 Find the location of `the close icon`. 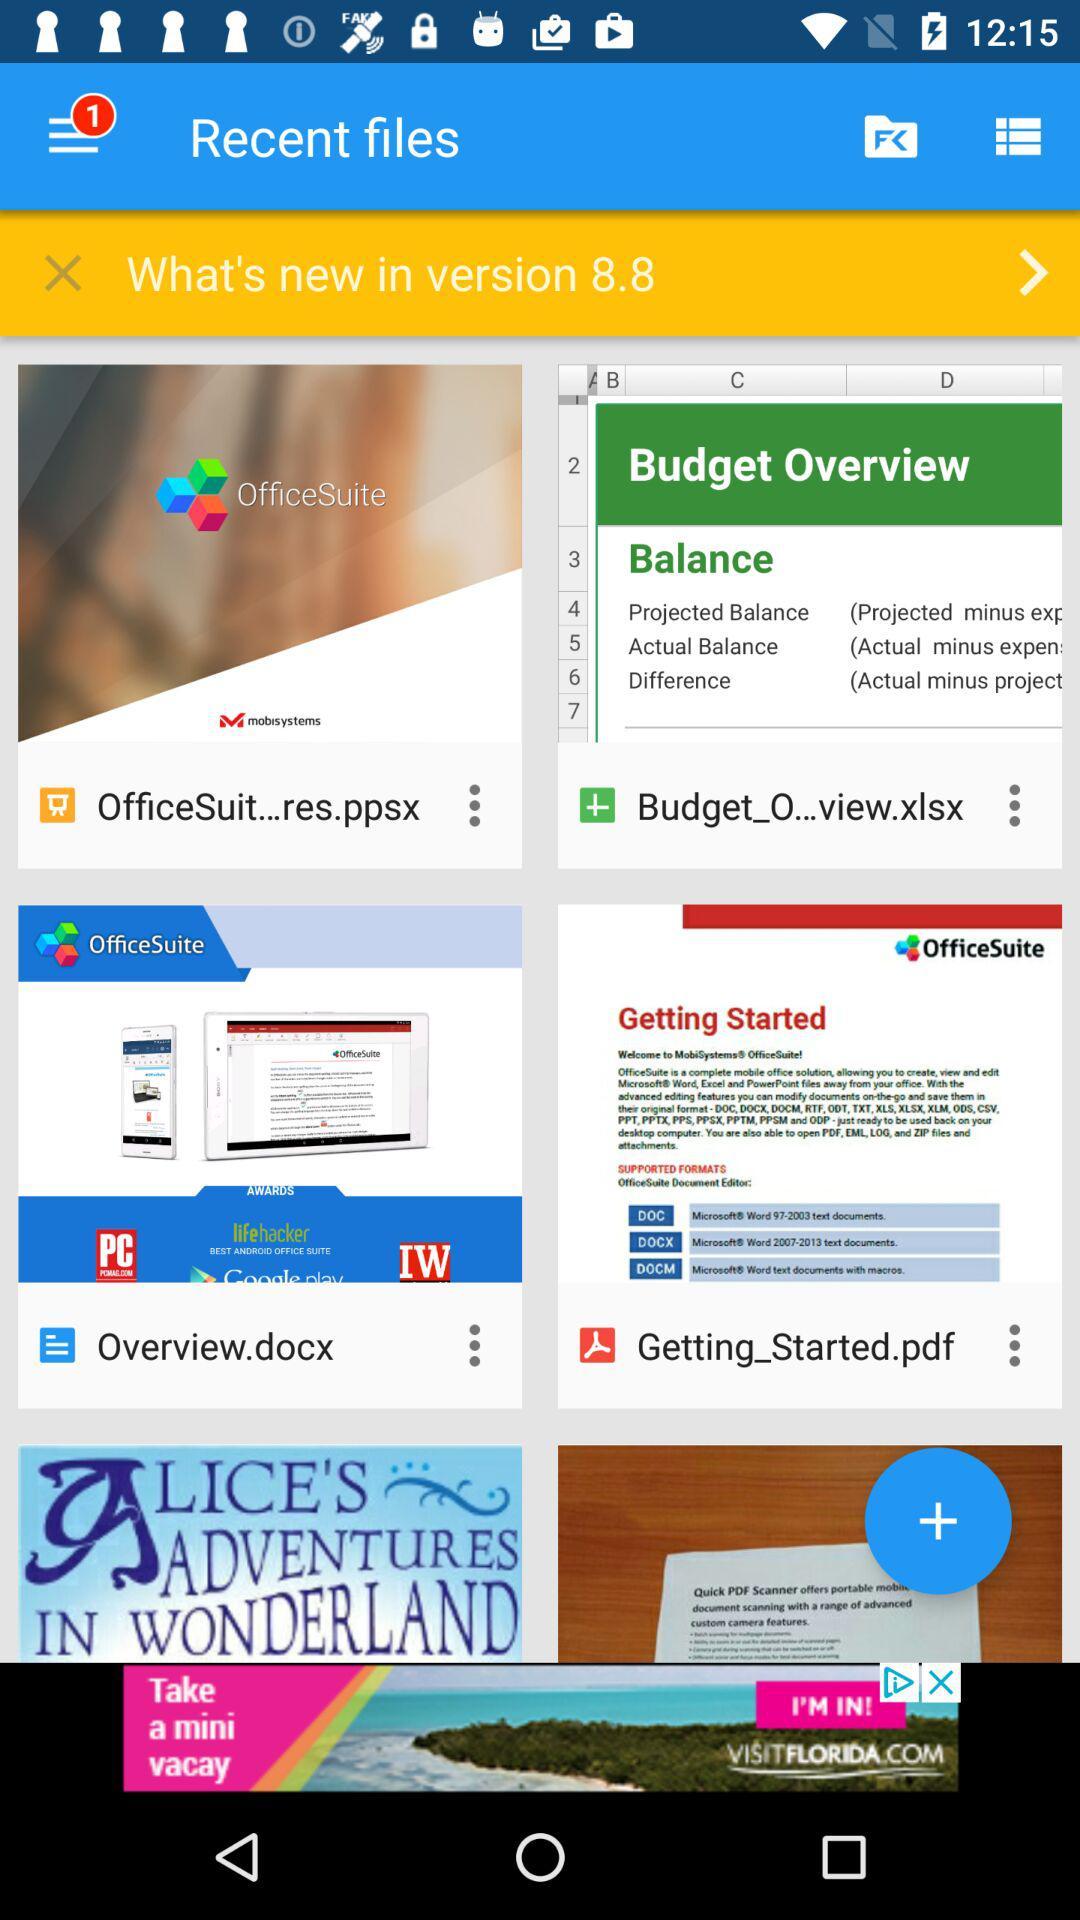

the close icon is located at coordinates (61, 277).